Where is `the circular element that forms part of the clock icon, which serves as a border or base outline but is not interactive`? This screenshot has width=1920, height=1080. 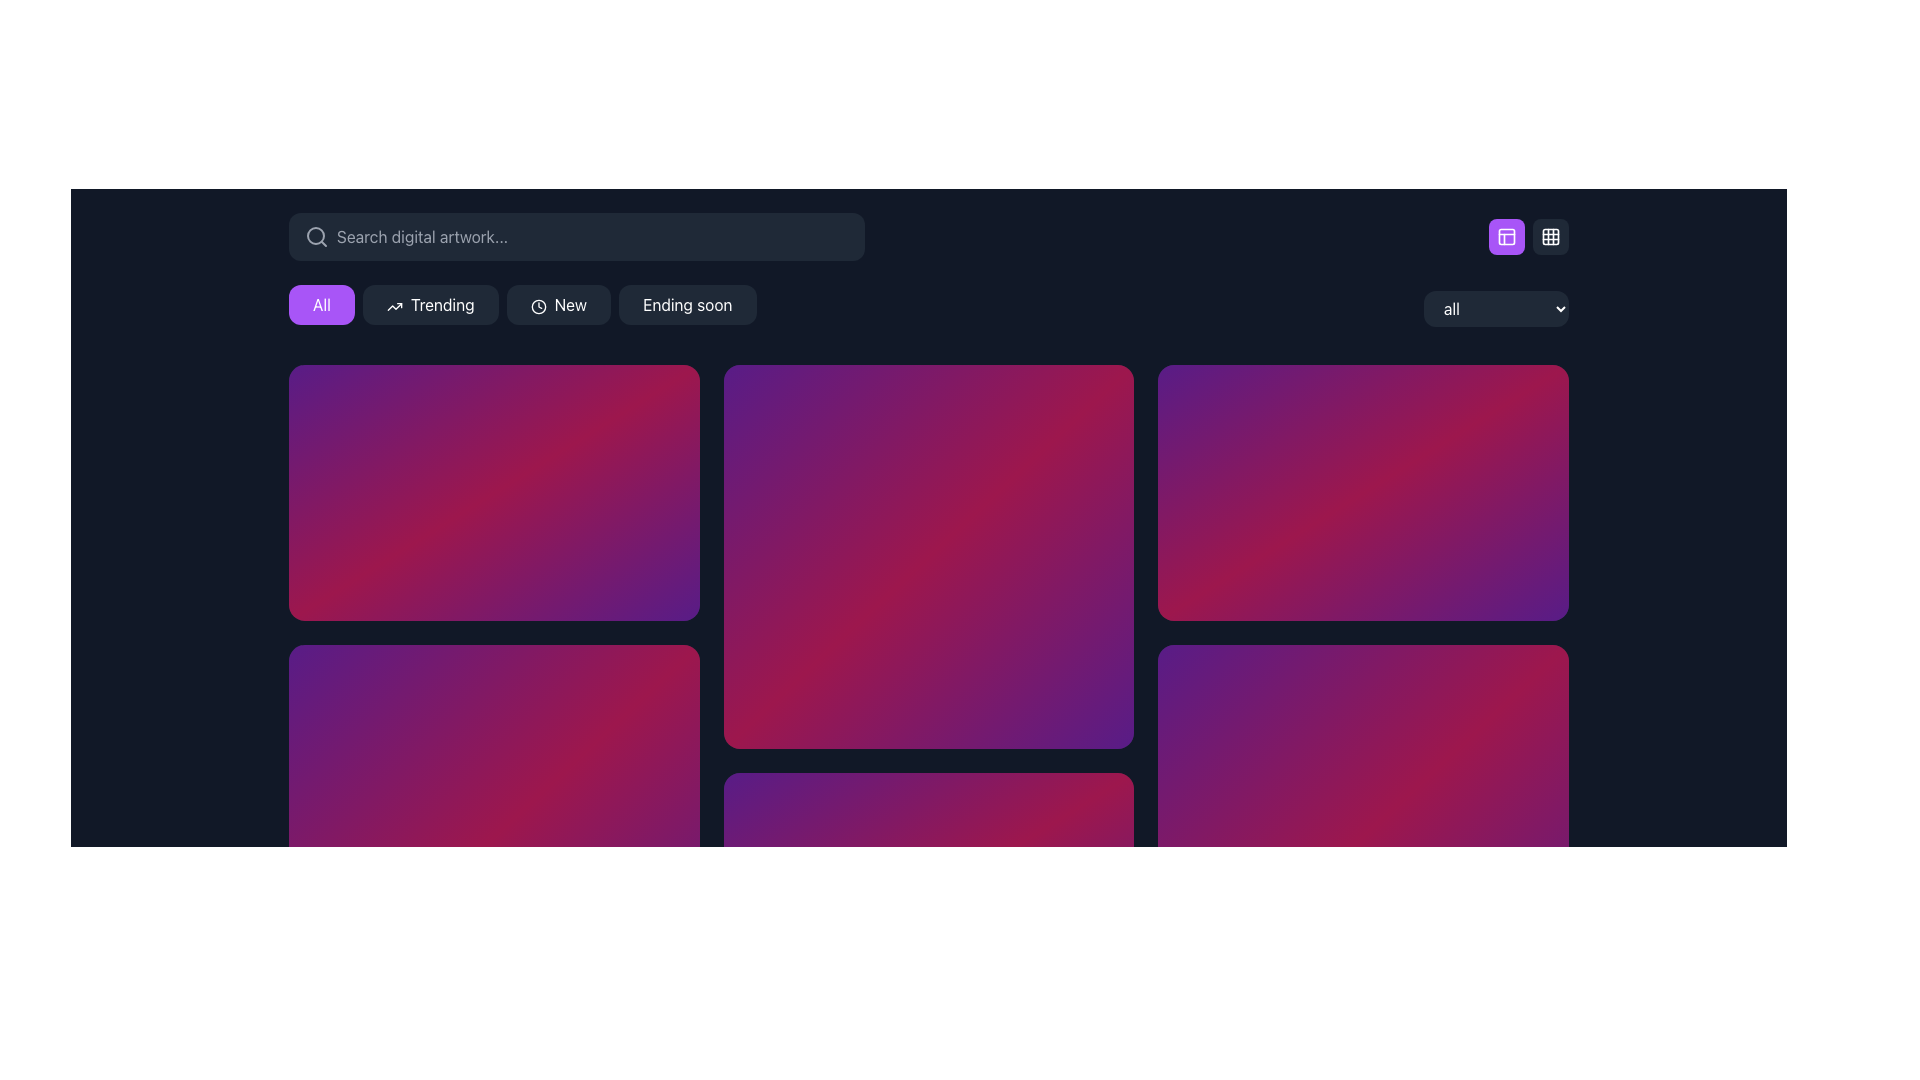 the circular element that forms part of the clock icon, which serves as a border or base outline but is not interactive is located at coordinates (538, 306).